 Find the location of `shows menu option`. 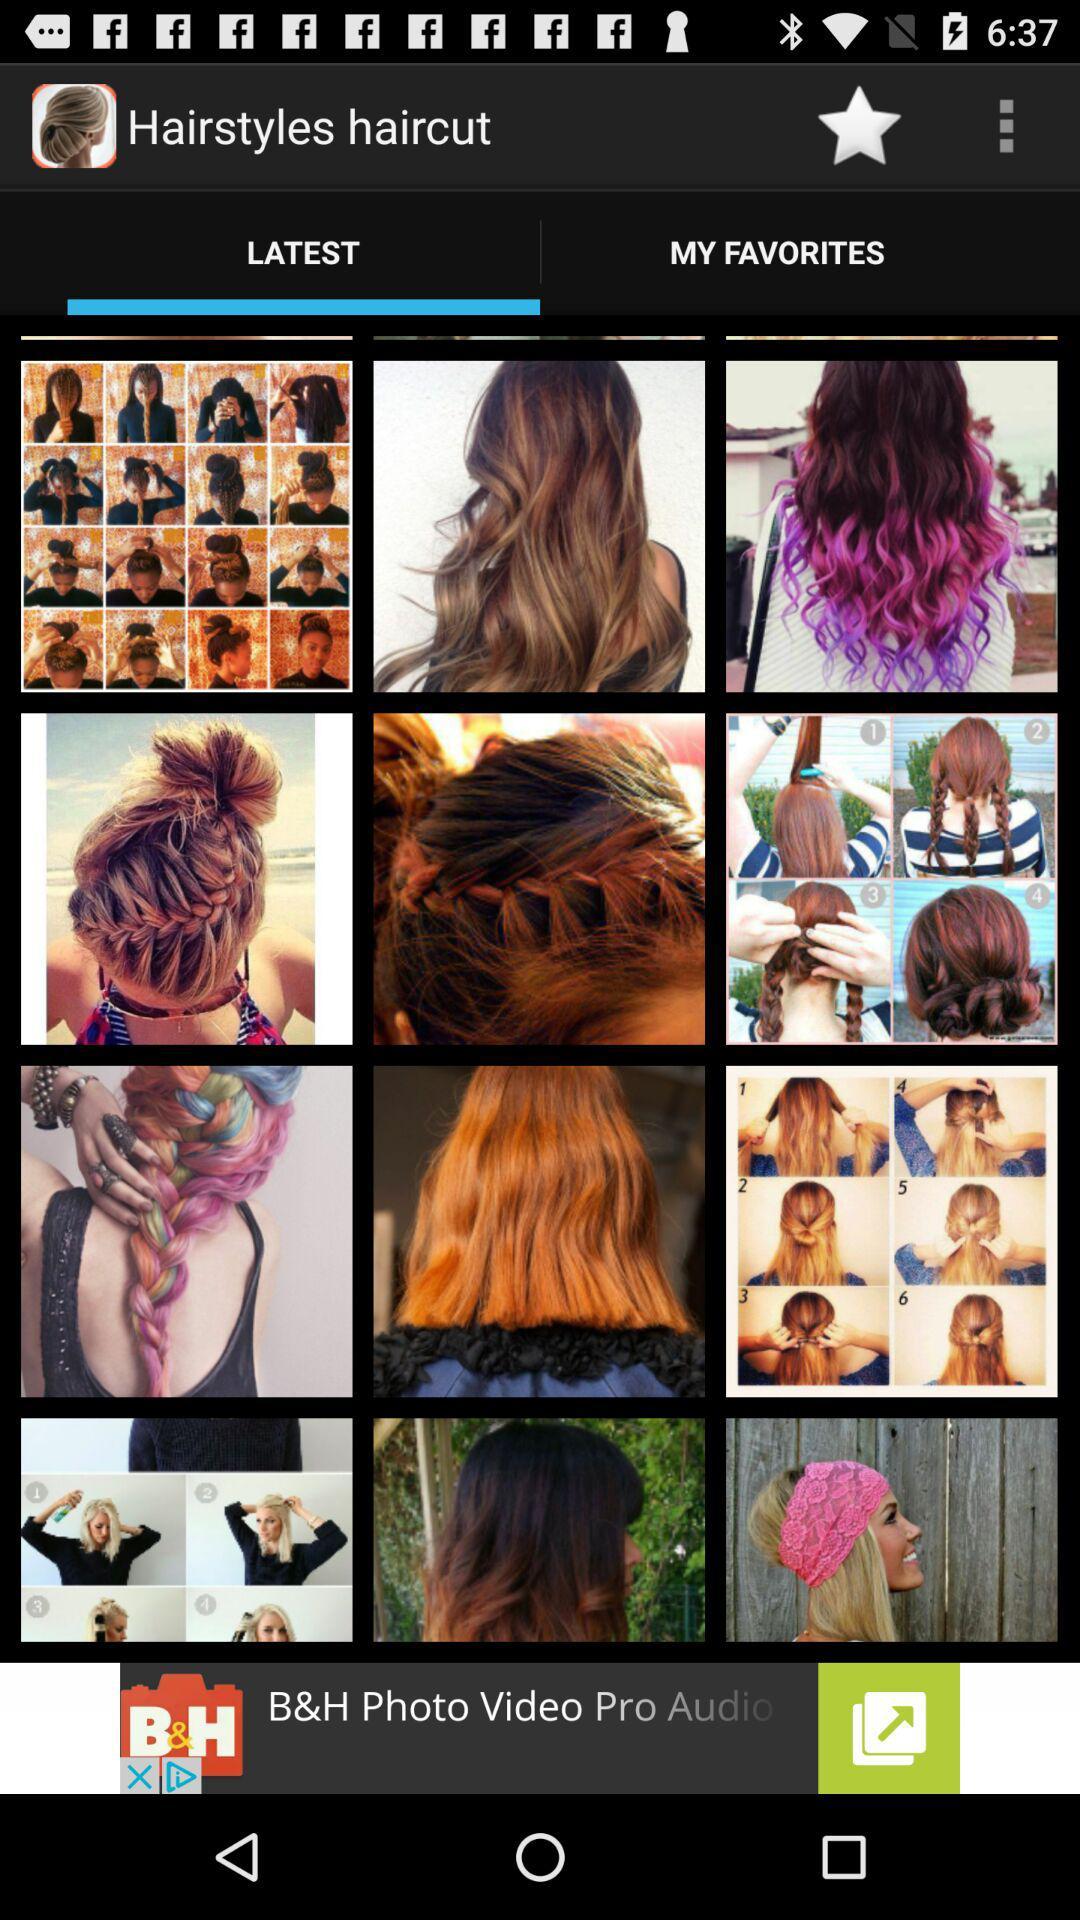

shows menu option is located at coordinates (1006, 124).